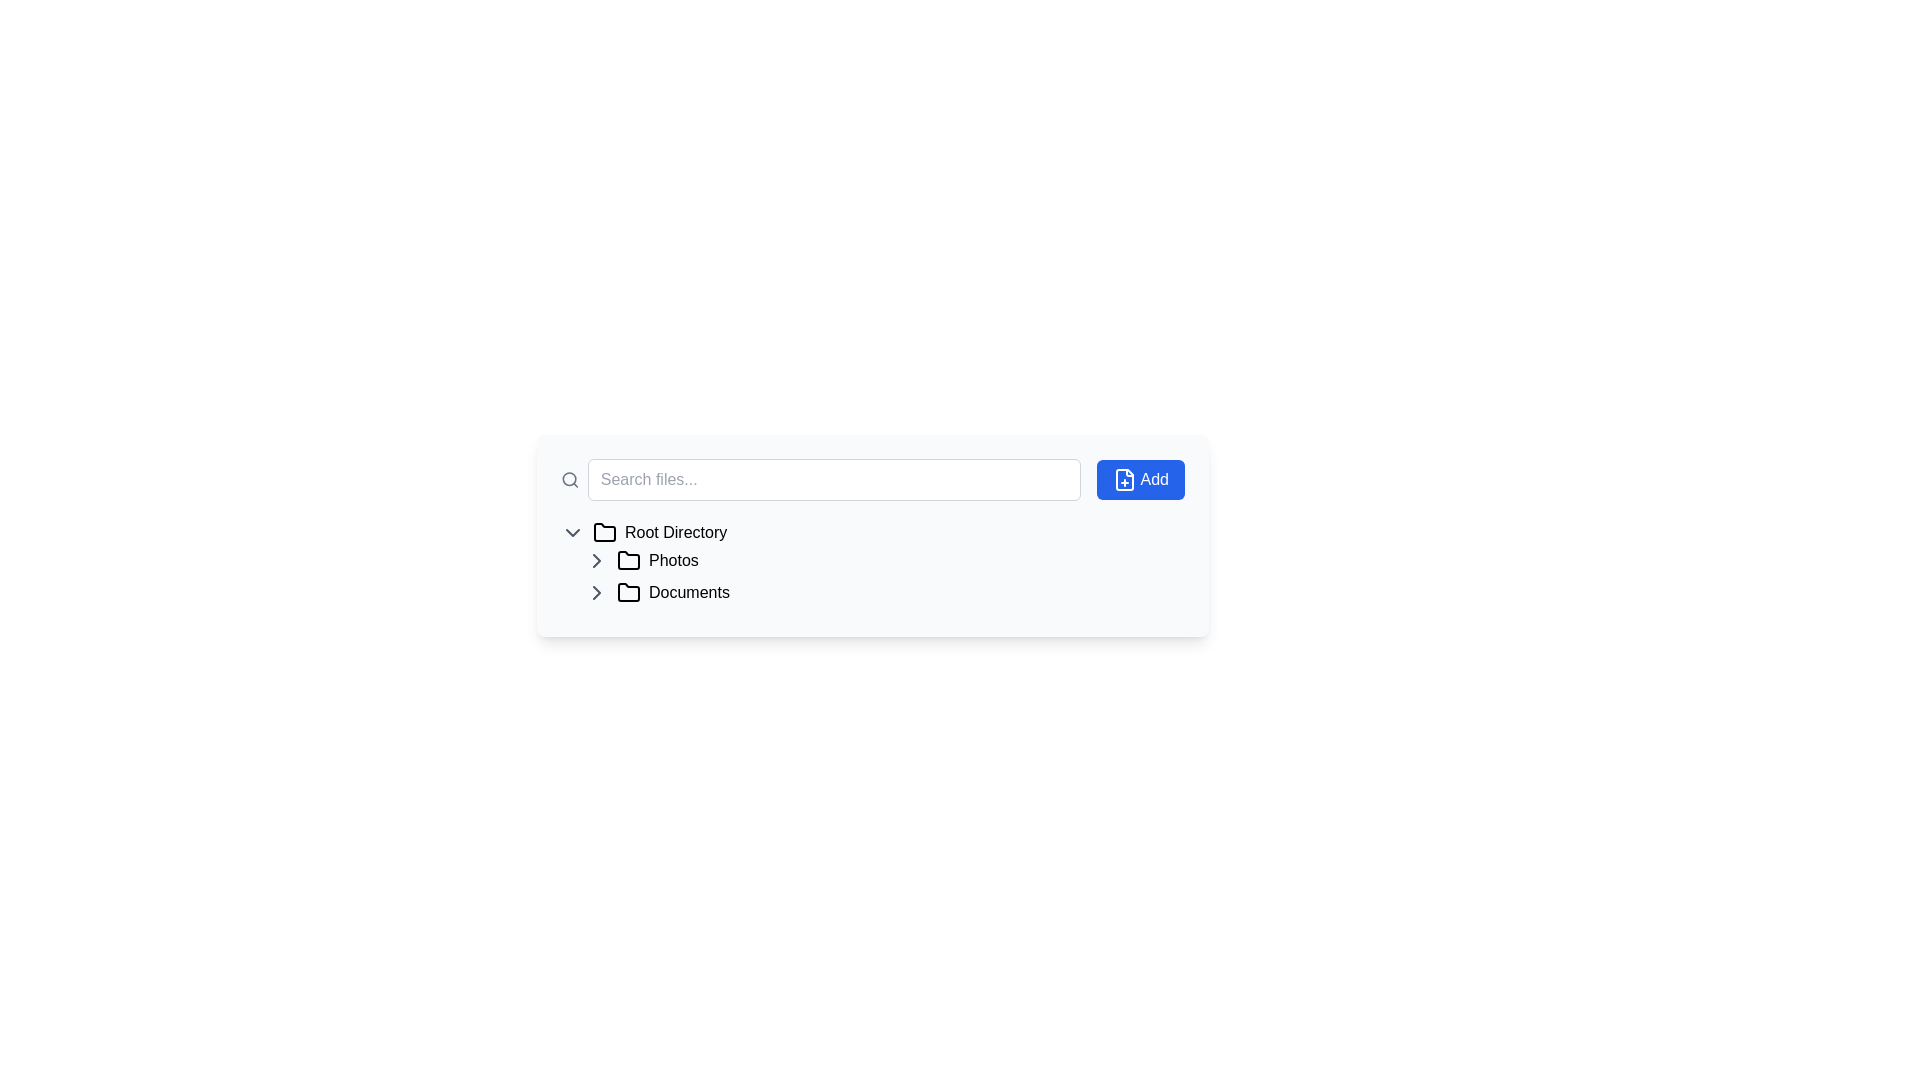 Image resolution: width=1920 pixels, height=1080 pixels. What do you see at coordinates (673, 560) in the screenshot?
I see `the 'Photos' folder label` at bounding box center [673, 560].